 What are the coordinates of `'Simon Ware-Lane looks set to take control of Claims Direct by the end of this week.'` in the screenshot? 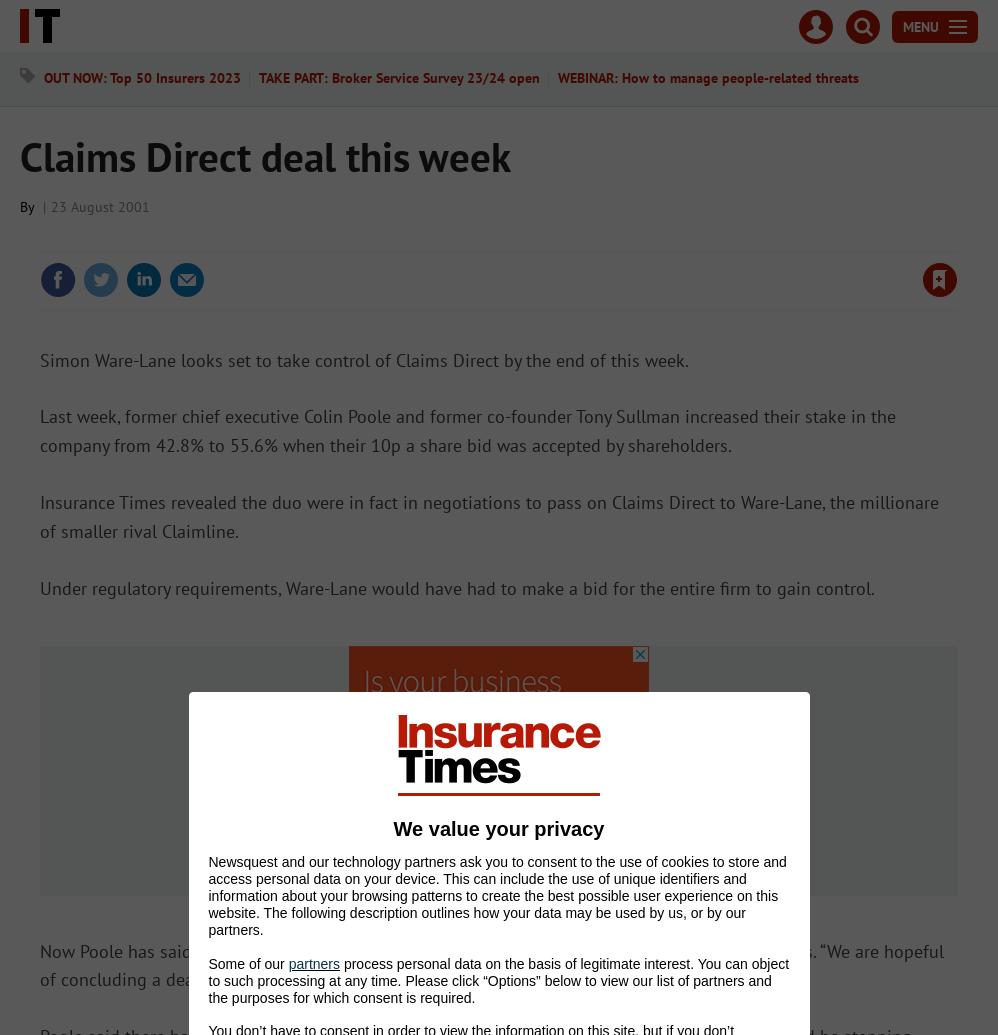 It's located at (363, 359).